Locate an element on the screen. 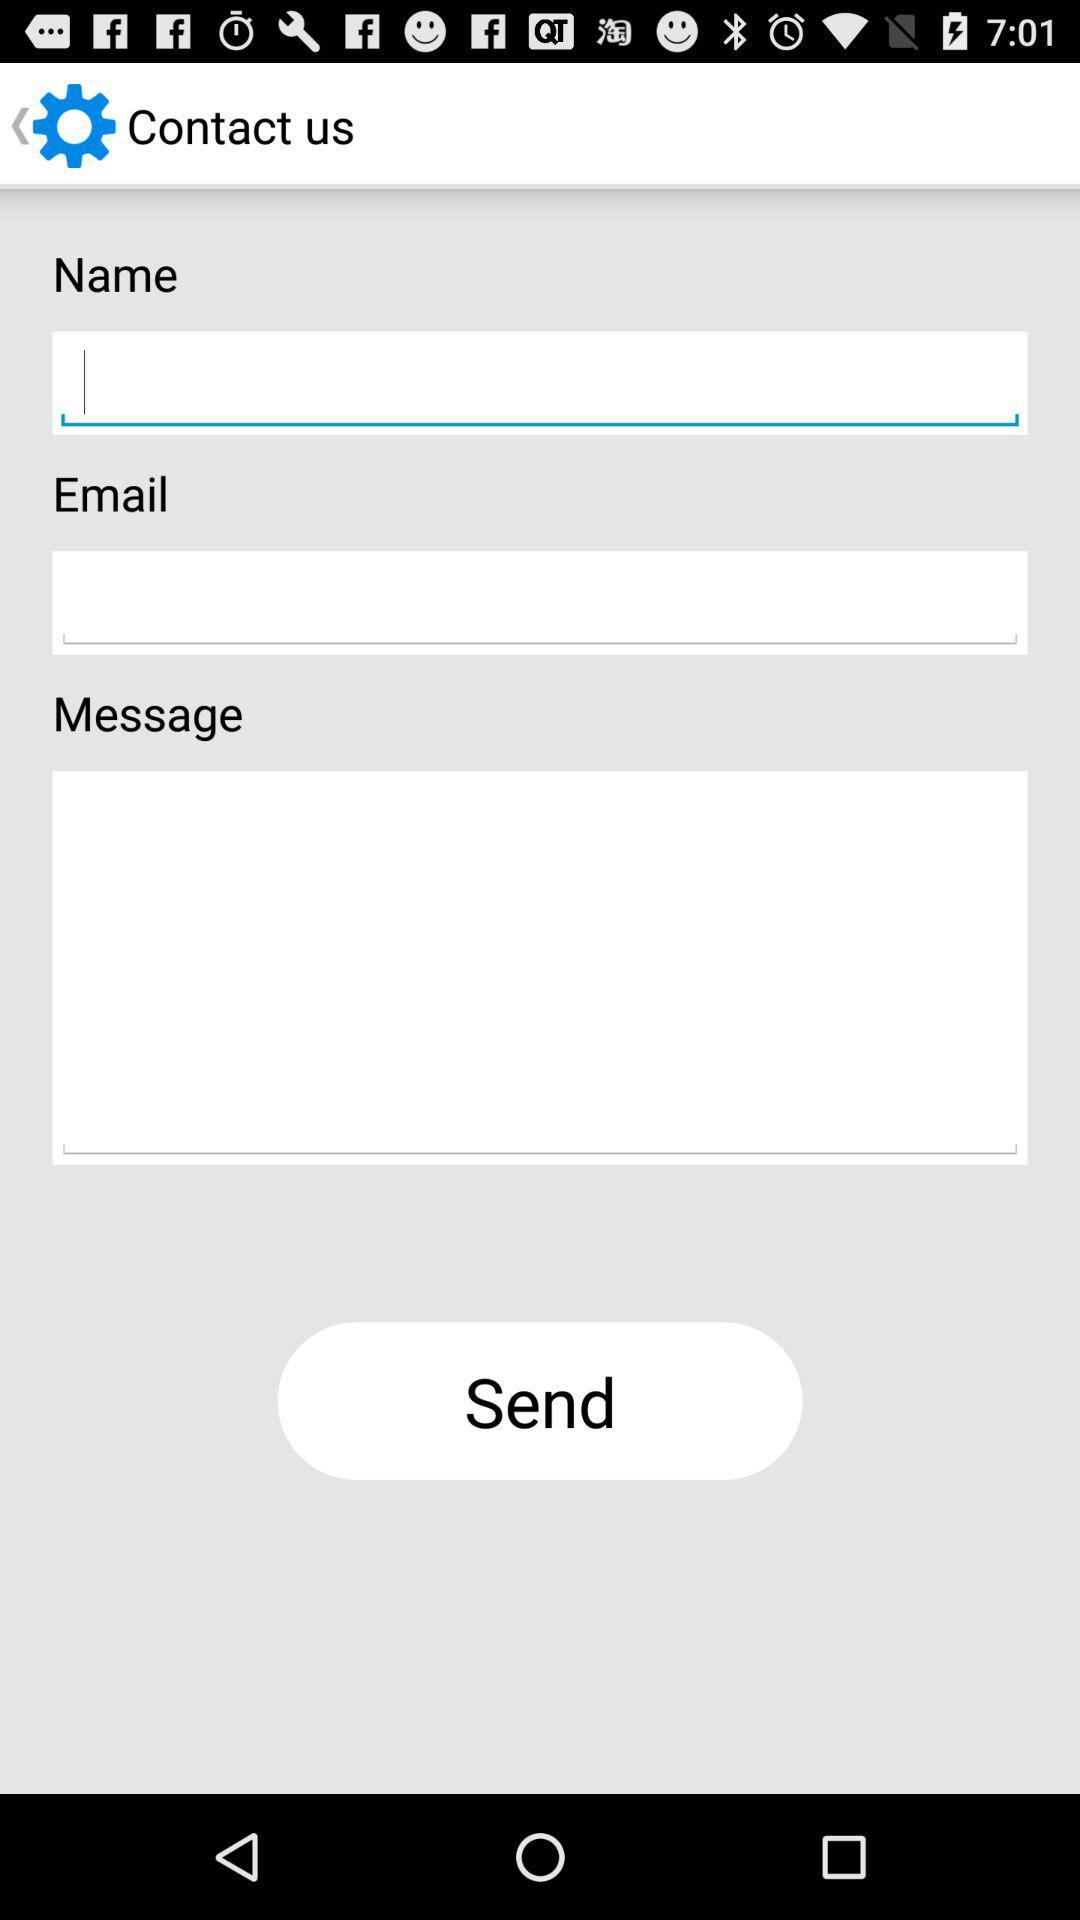 This screenshot has height=1920, width=1080. contact message is located at coordinates (540, 967).